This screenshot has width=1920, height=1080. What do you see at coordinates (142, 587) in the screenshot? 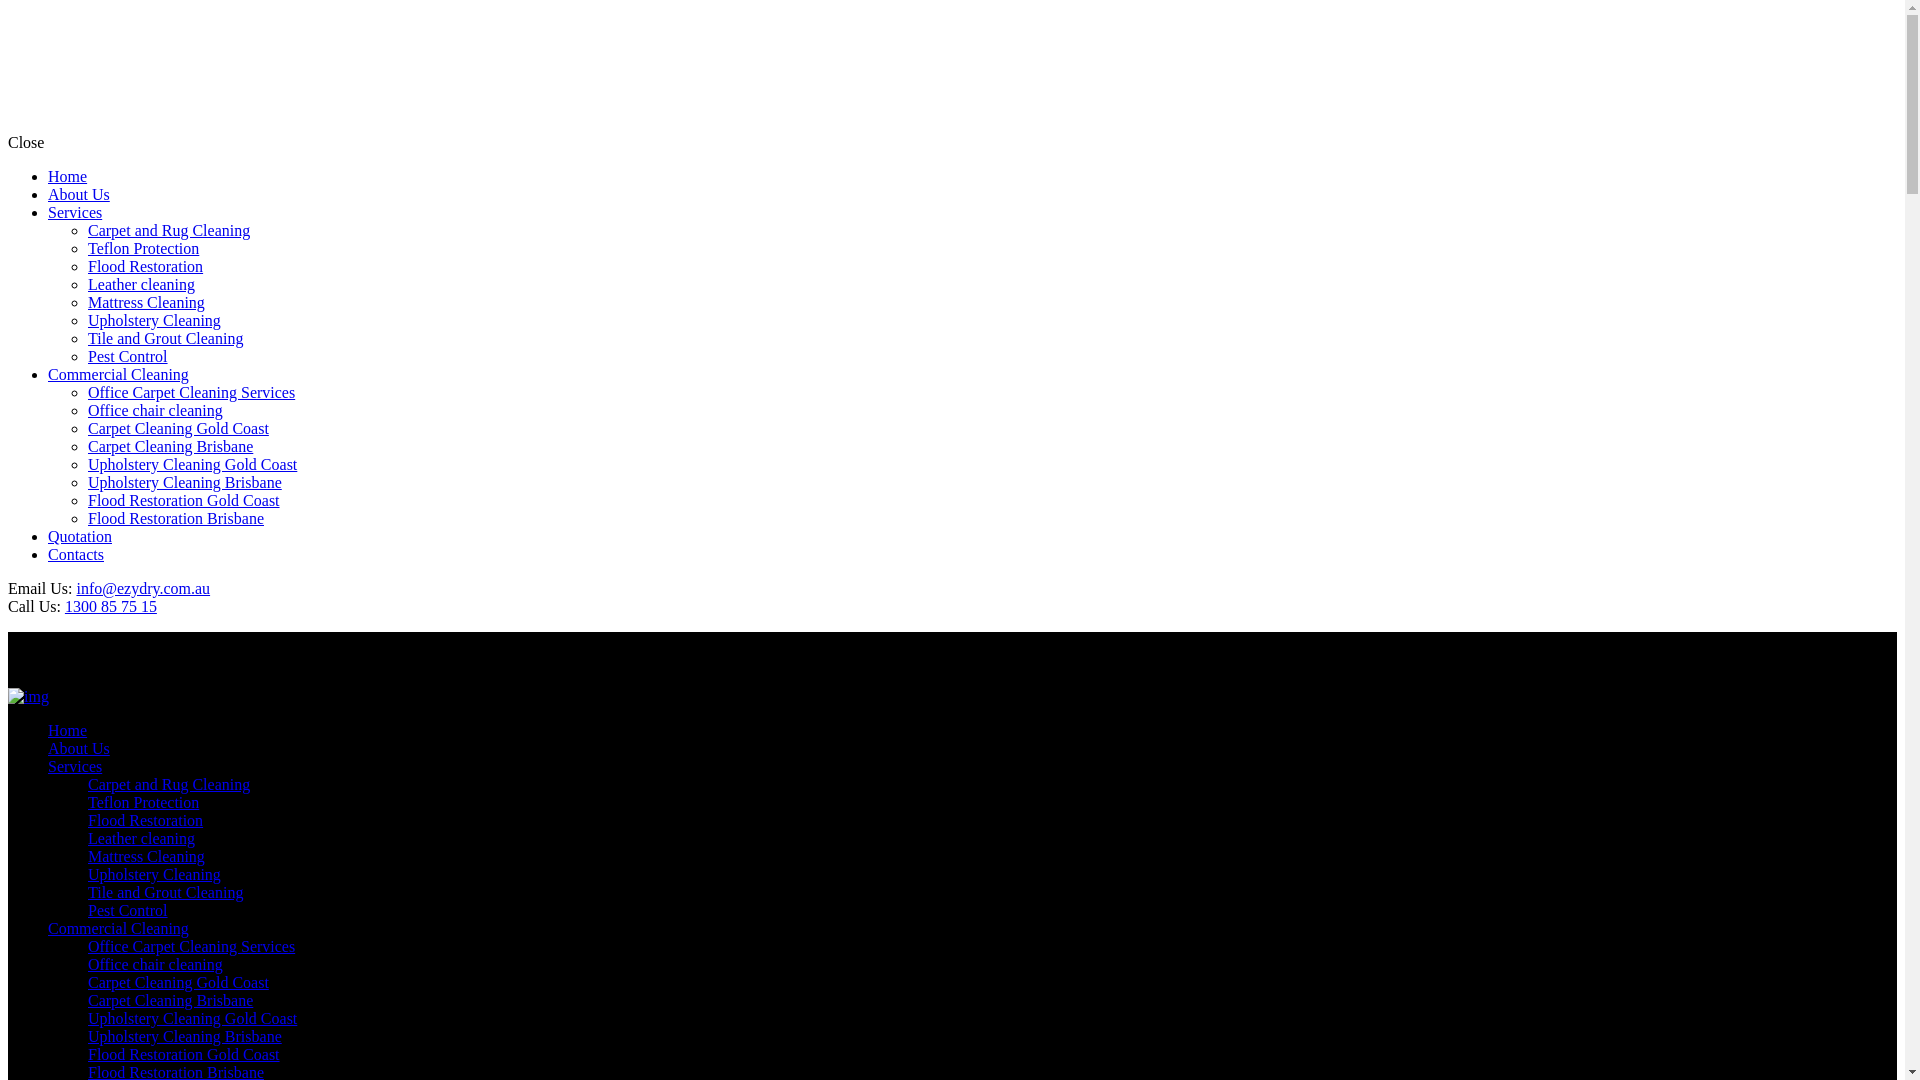
I see `'info@ezydry.com.au'` at bounding box center [142, 587].